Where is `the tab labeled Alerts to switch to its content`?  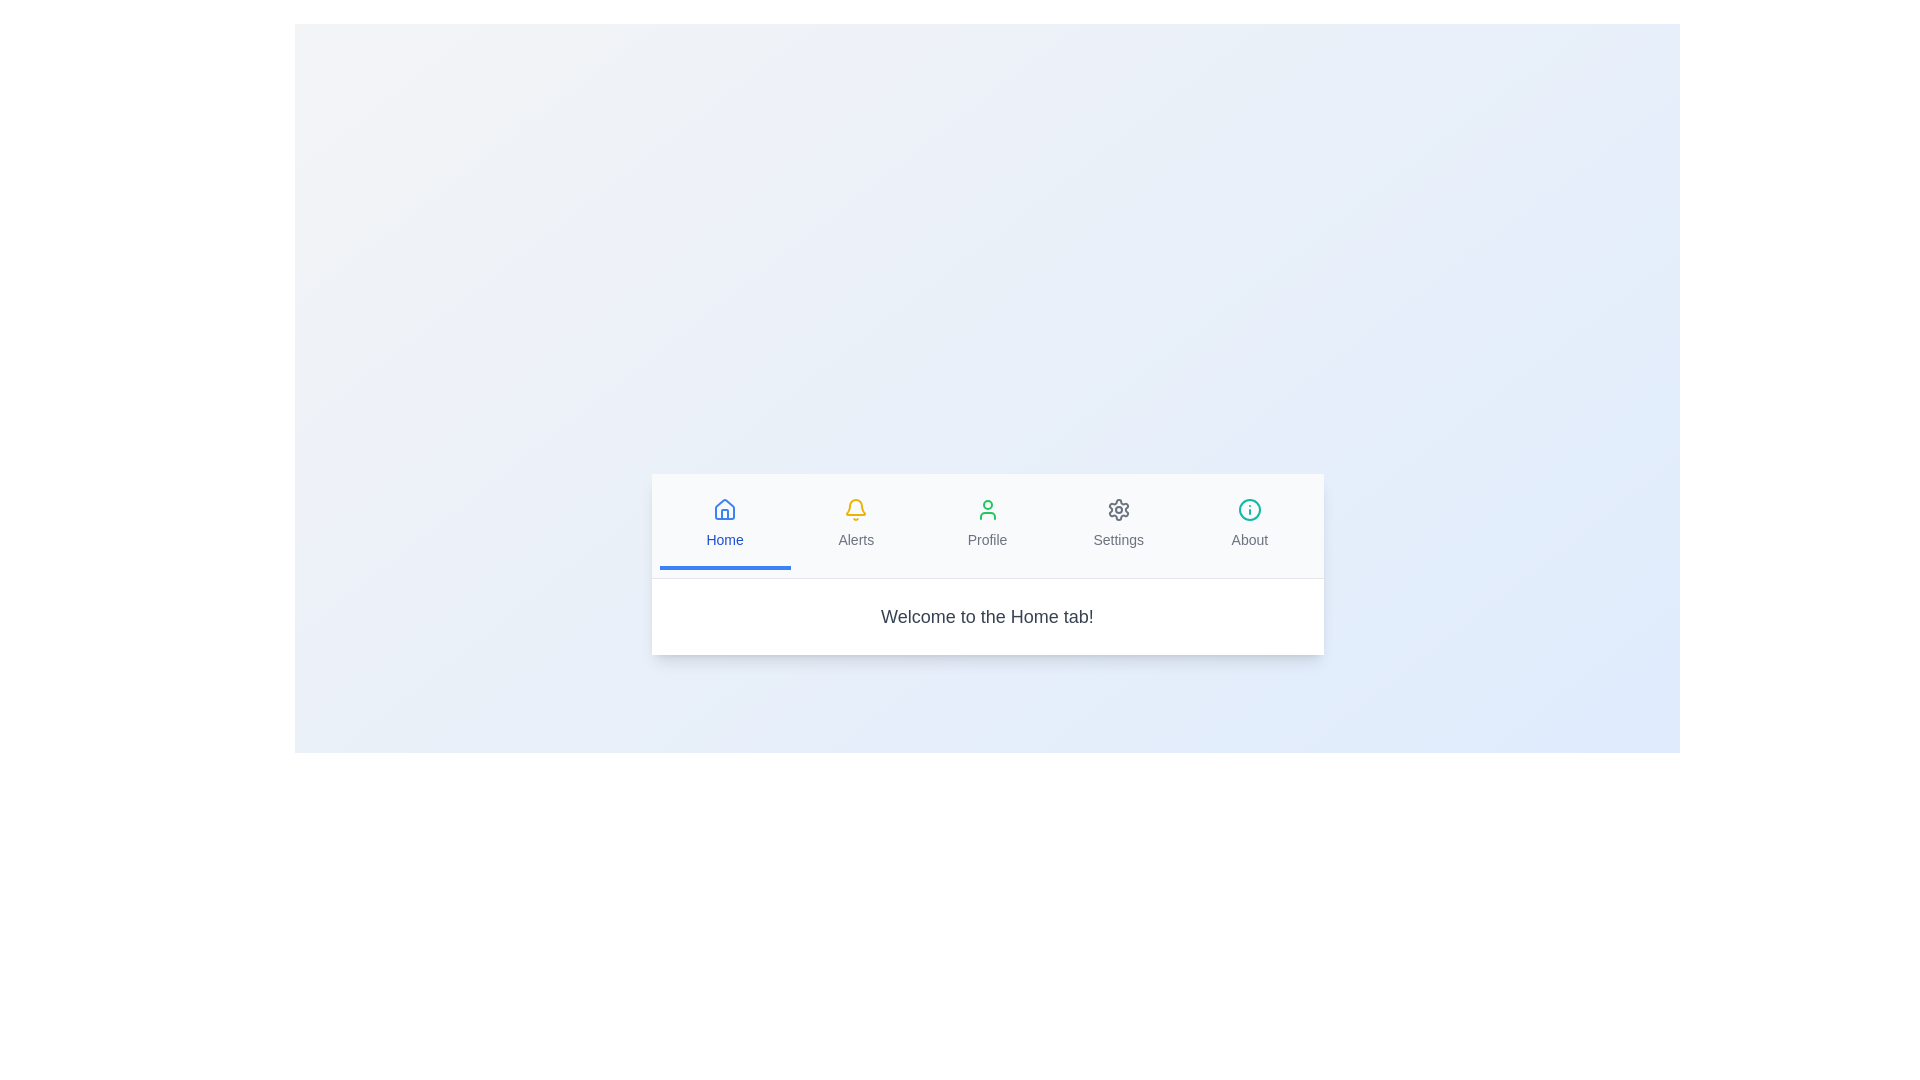 the tab labeled Alerts to switch to its content is located at coordinates (855, 523).